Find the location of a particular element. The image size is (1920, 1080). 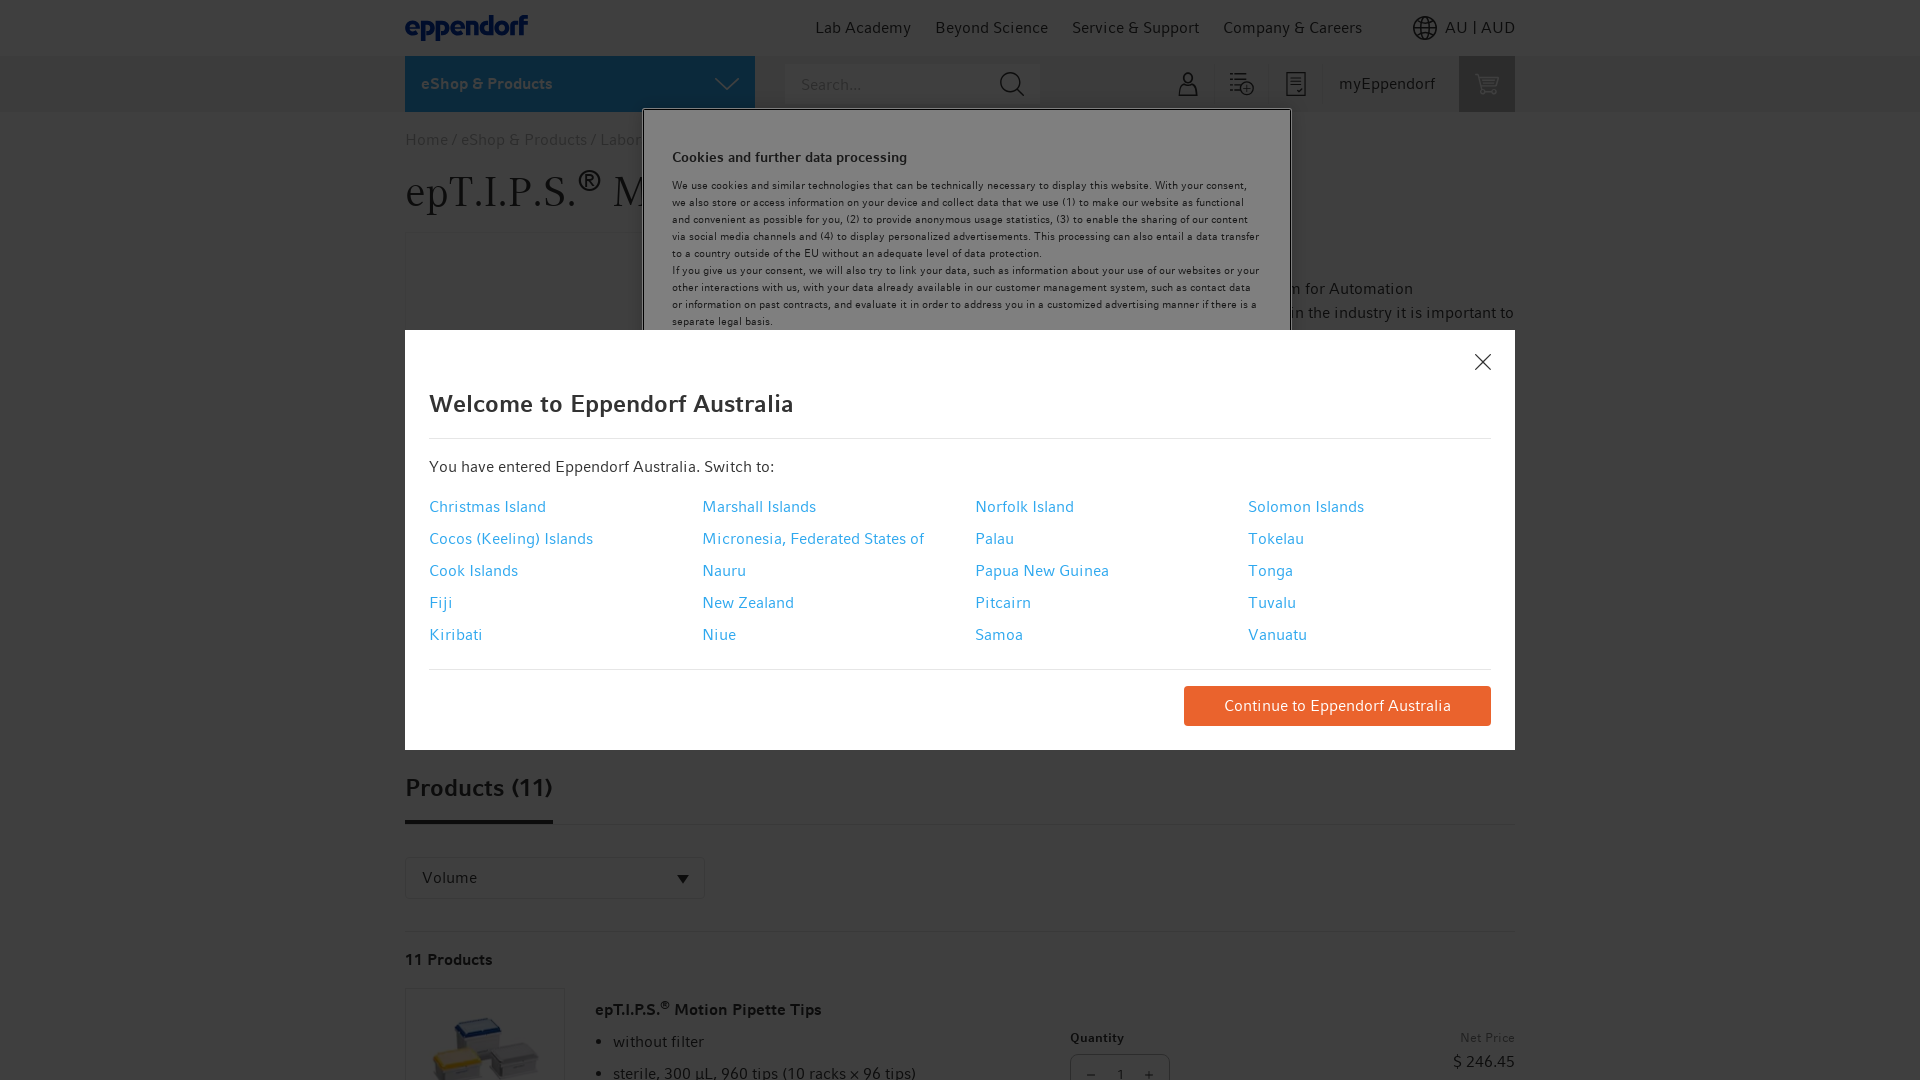

'Tonga' is located at coordinates (1269, 570).